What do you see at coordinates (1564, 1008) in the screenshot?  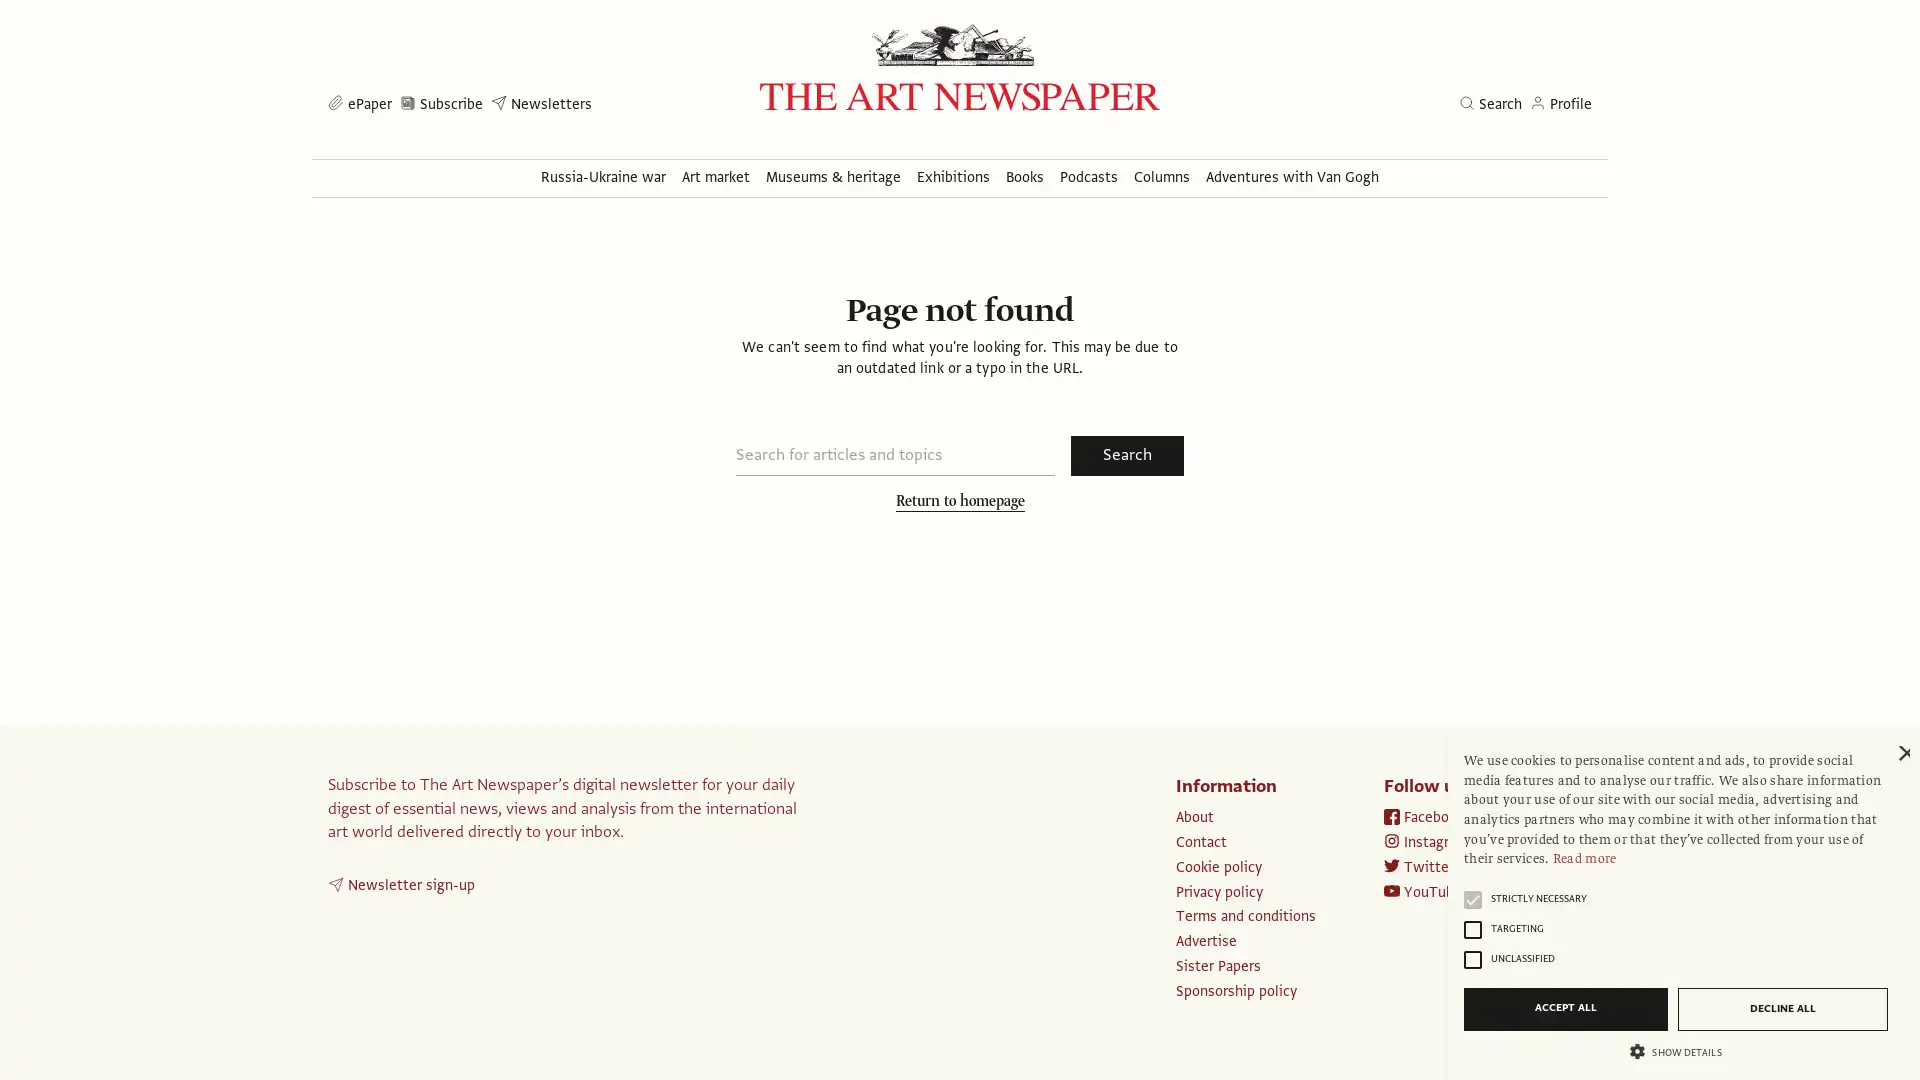 I see `ACCEPT ALL` at bounding box center [1564, 1008].